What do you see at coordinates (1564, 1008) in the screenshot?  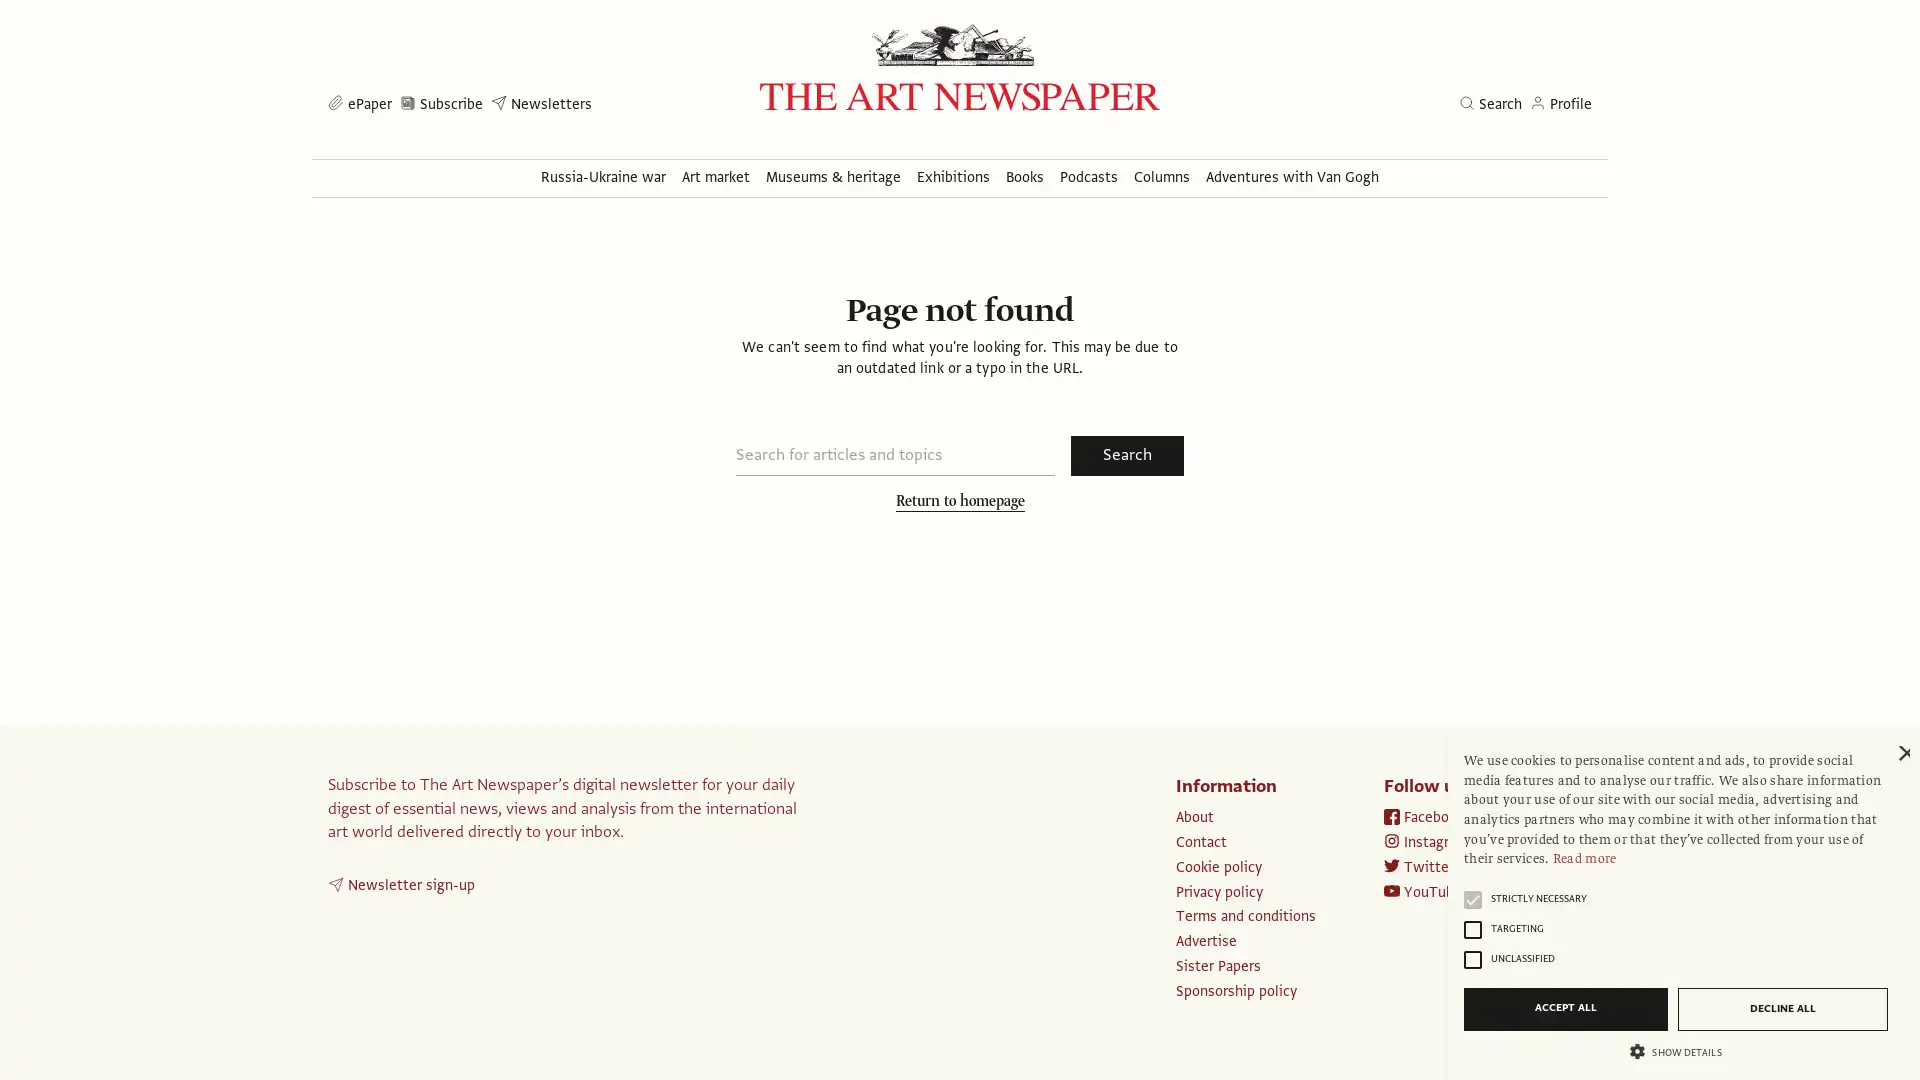 I see `ACCEPT ALL` at bounding box center [1564, 1008].